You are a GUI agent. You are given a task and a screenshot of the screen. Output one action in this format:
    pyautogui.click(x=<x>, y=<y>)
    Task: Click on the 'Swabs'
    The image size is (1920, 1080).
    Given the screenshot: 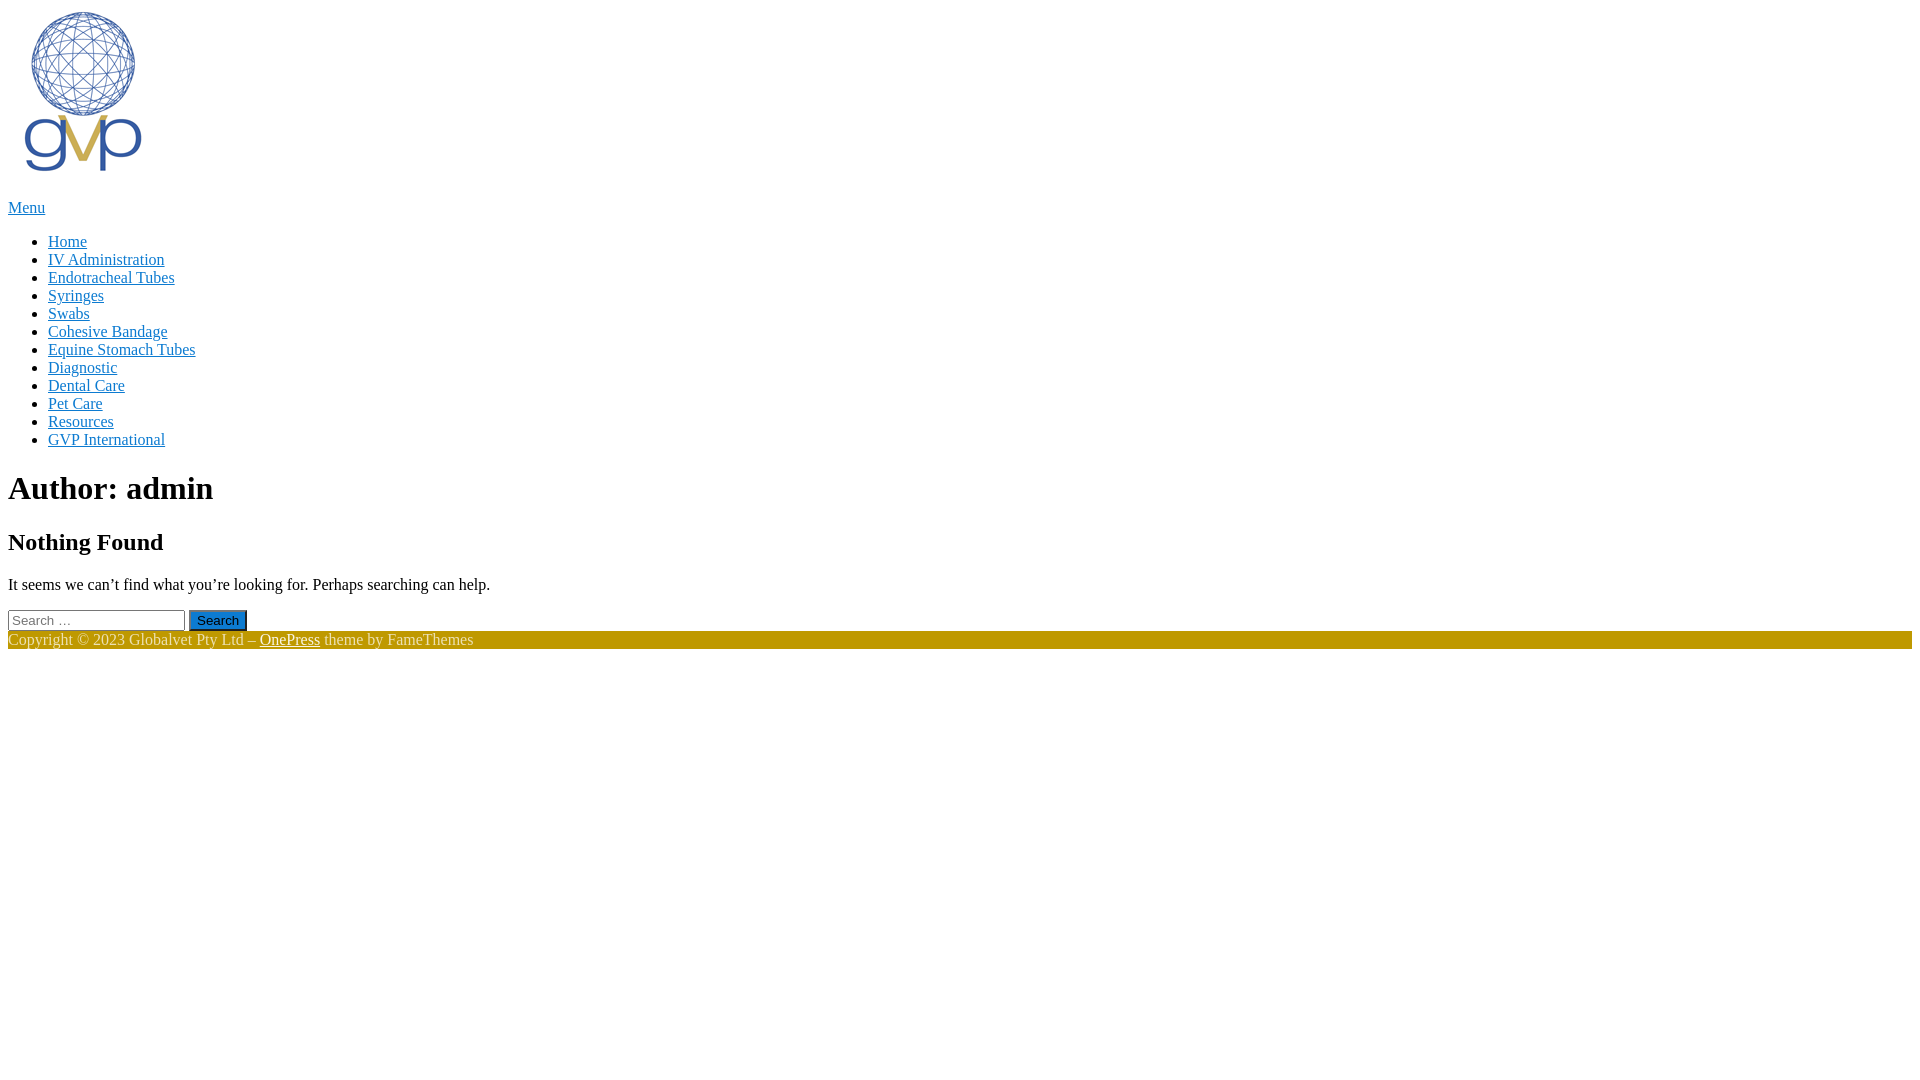 What is the action you would take?
    pyautogui.click(x=48, y=313)
    